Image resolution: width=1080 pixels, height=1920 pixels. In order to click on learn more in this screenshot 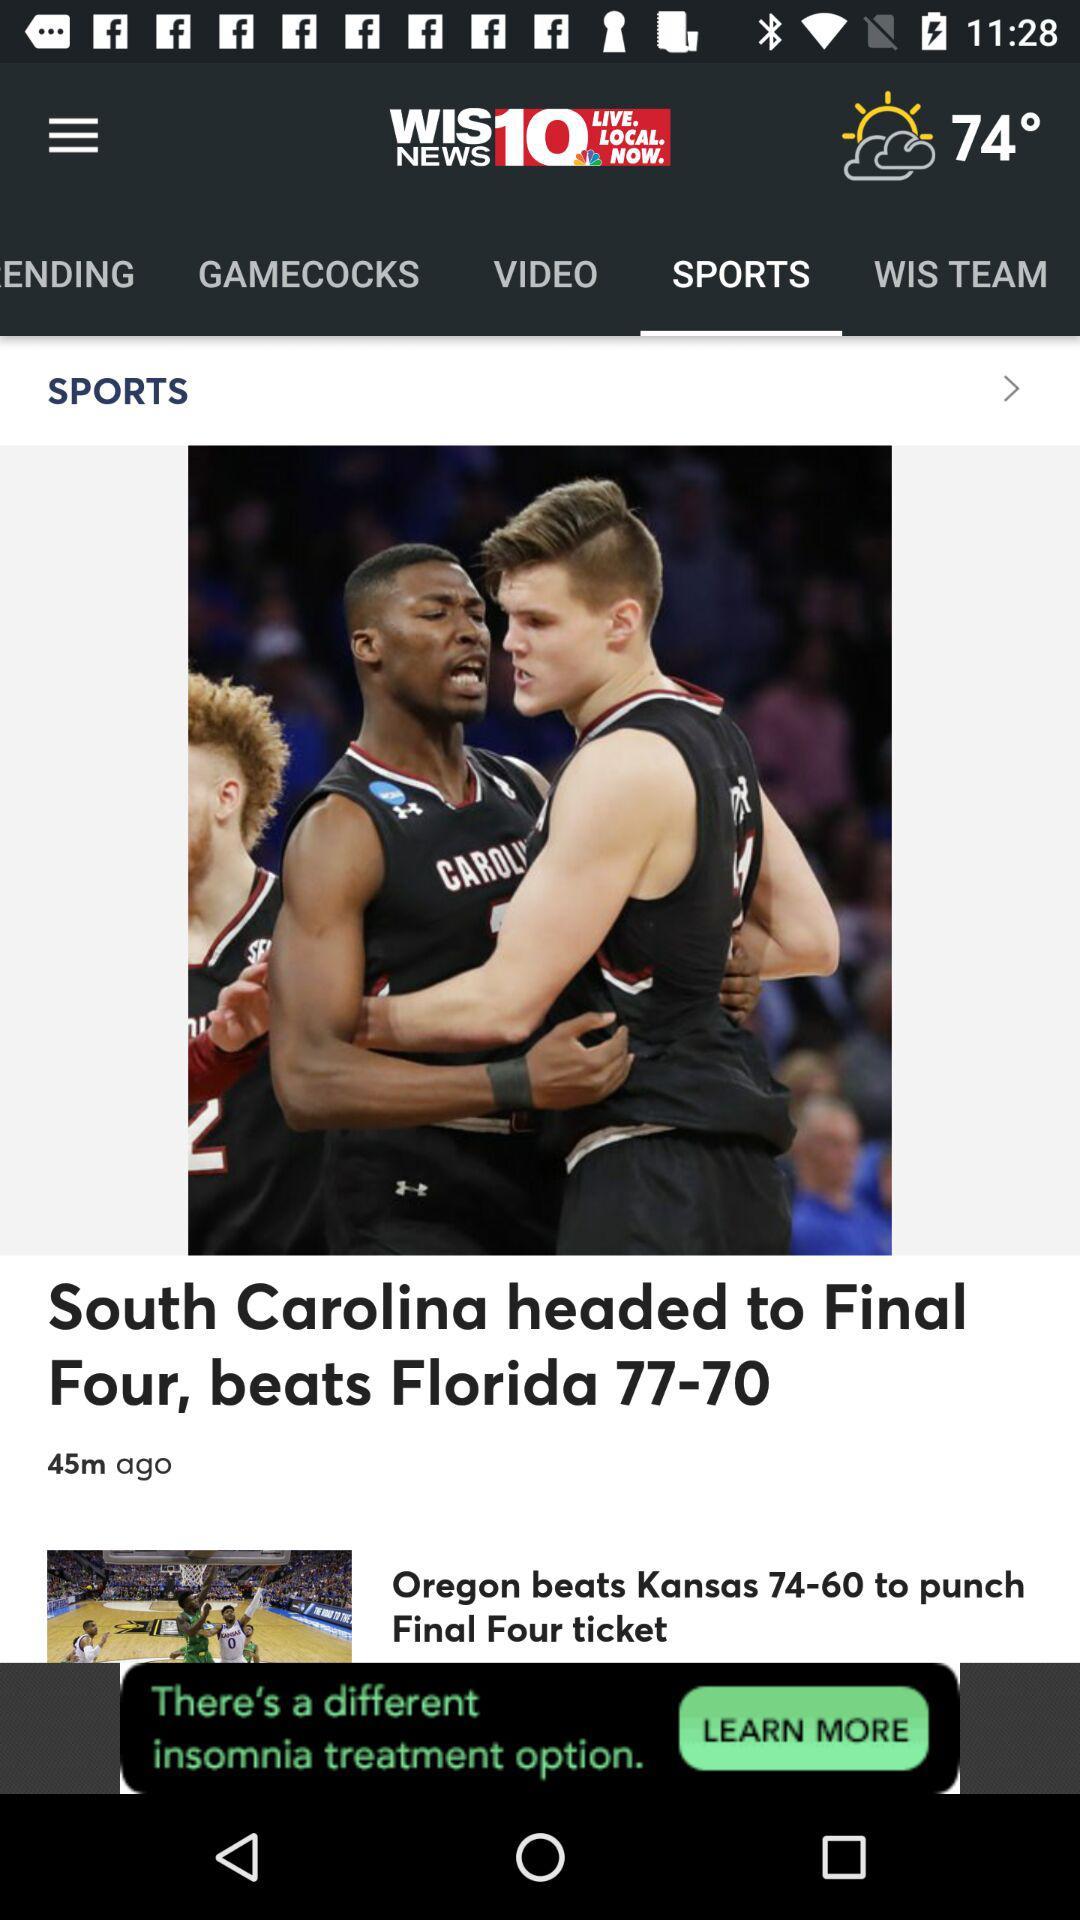, I will do `click(540, 1727)`.